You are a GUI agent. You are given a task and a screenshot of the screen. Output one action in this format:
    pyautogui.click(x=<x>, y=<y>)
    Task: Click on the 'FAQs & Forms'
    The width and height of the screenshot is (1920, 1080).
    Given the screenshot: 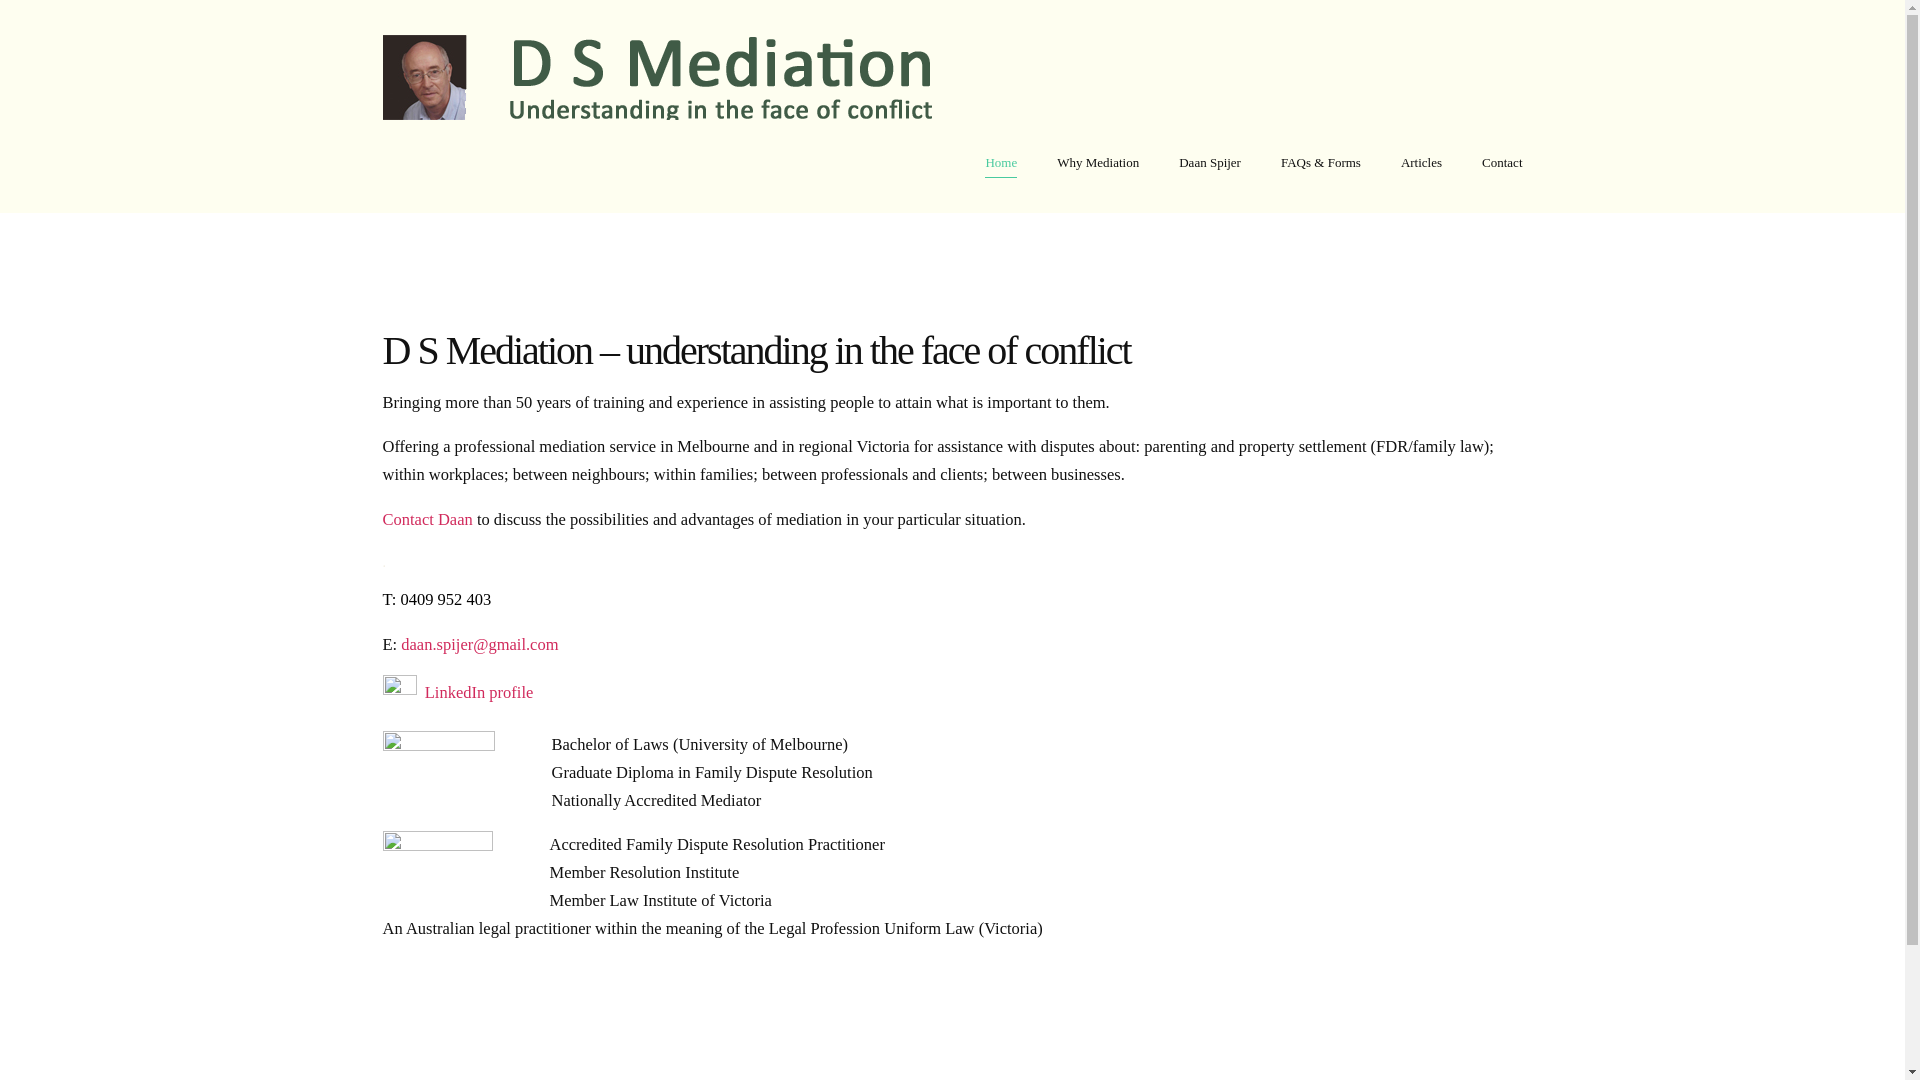 What is the action you would take?
    pyautogui.click(x=1320, y=161)
    